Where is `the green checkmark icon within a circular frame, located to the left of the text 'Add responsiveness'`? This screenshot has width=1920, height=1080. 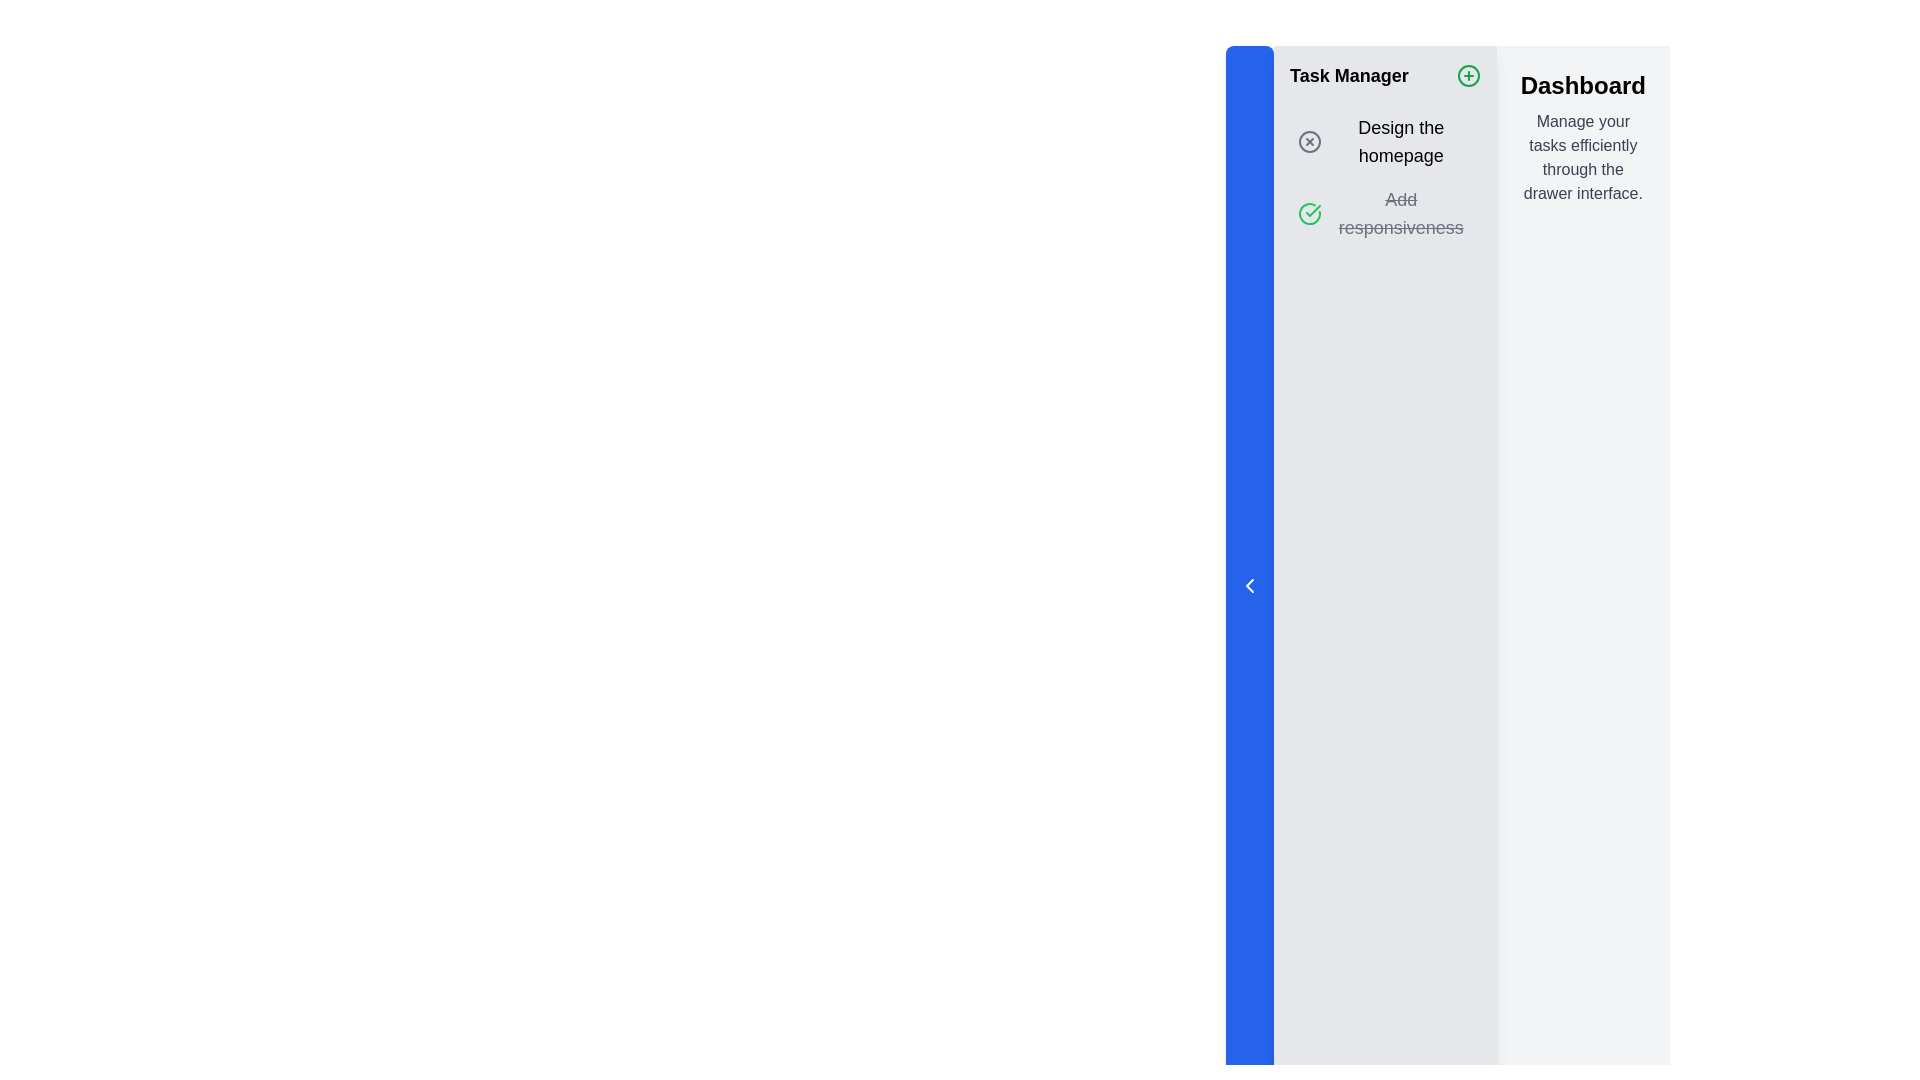 the green checkmark icon within a circular frame, located to the left of the text 'Add responsiveness' is located at coordinates (1310, 213).